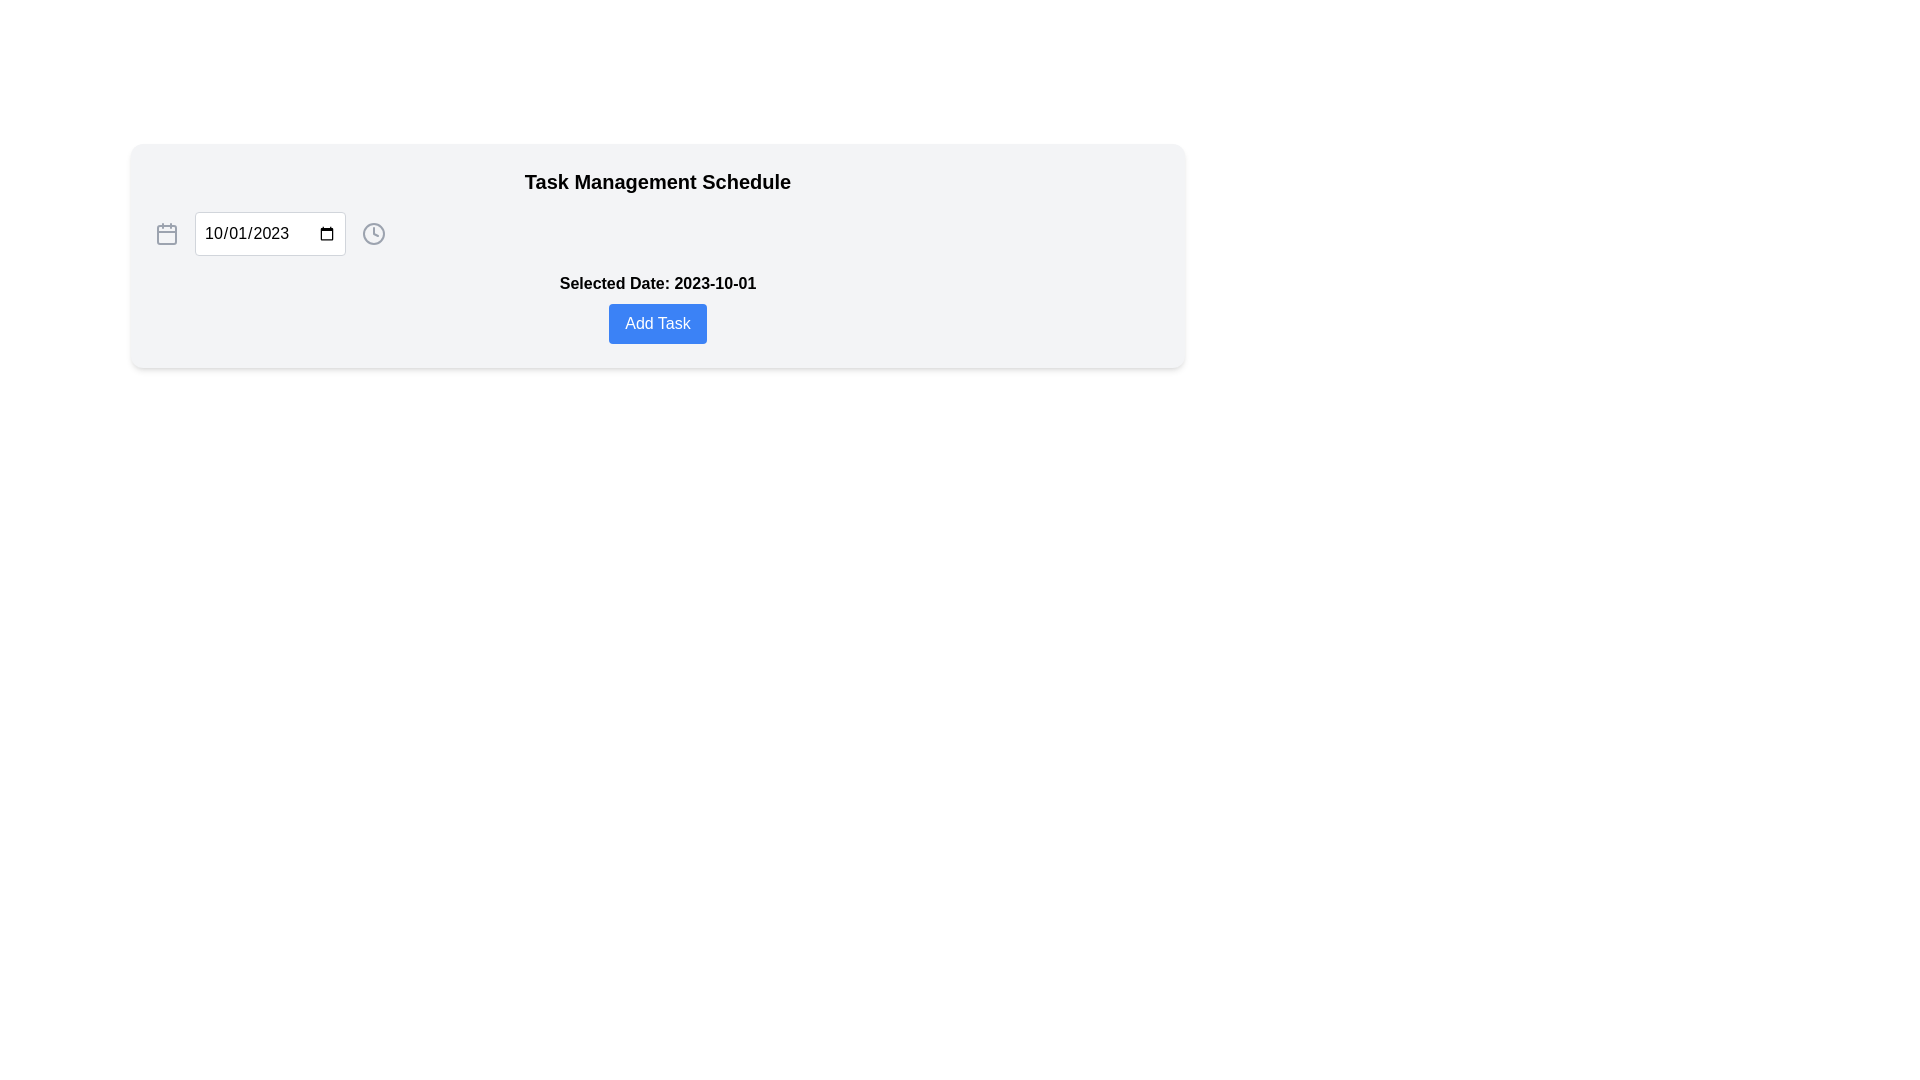 The image size is (1920, 1080). Describe the element at coordinates (657, 308) in the screenshot. I see `label stating 'Selected Date: 2023-10-01' located directly below the title 'Task Management Schedule' in the Composite element` at that location.